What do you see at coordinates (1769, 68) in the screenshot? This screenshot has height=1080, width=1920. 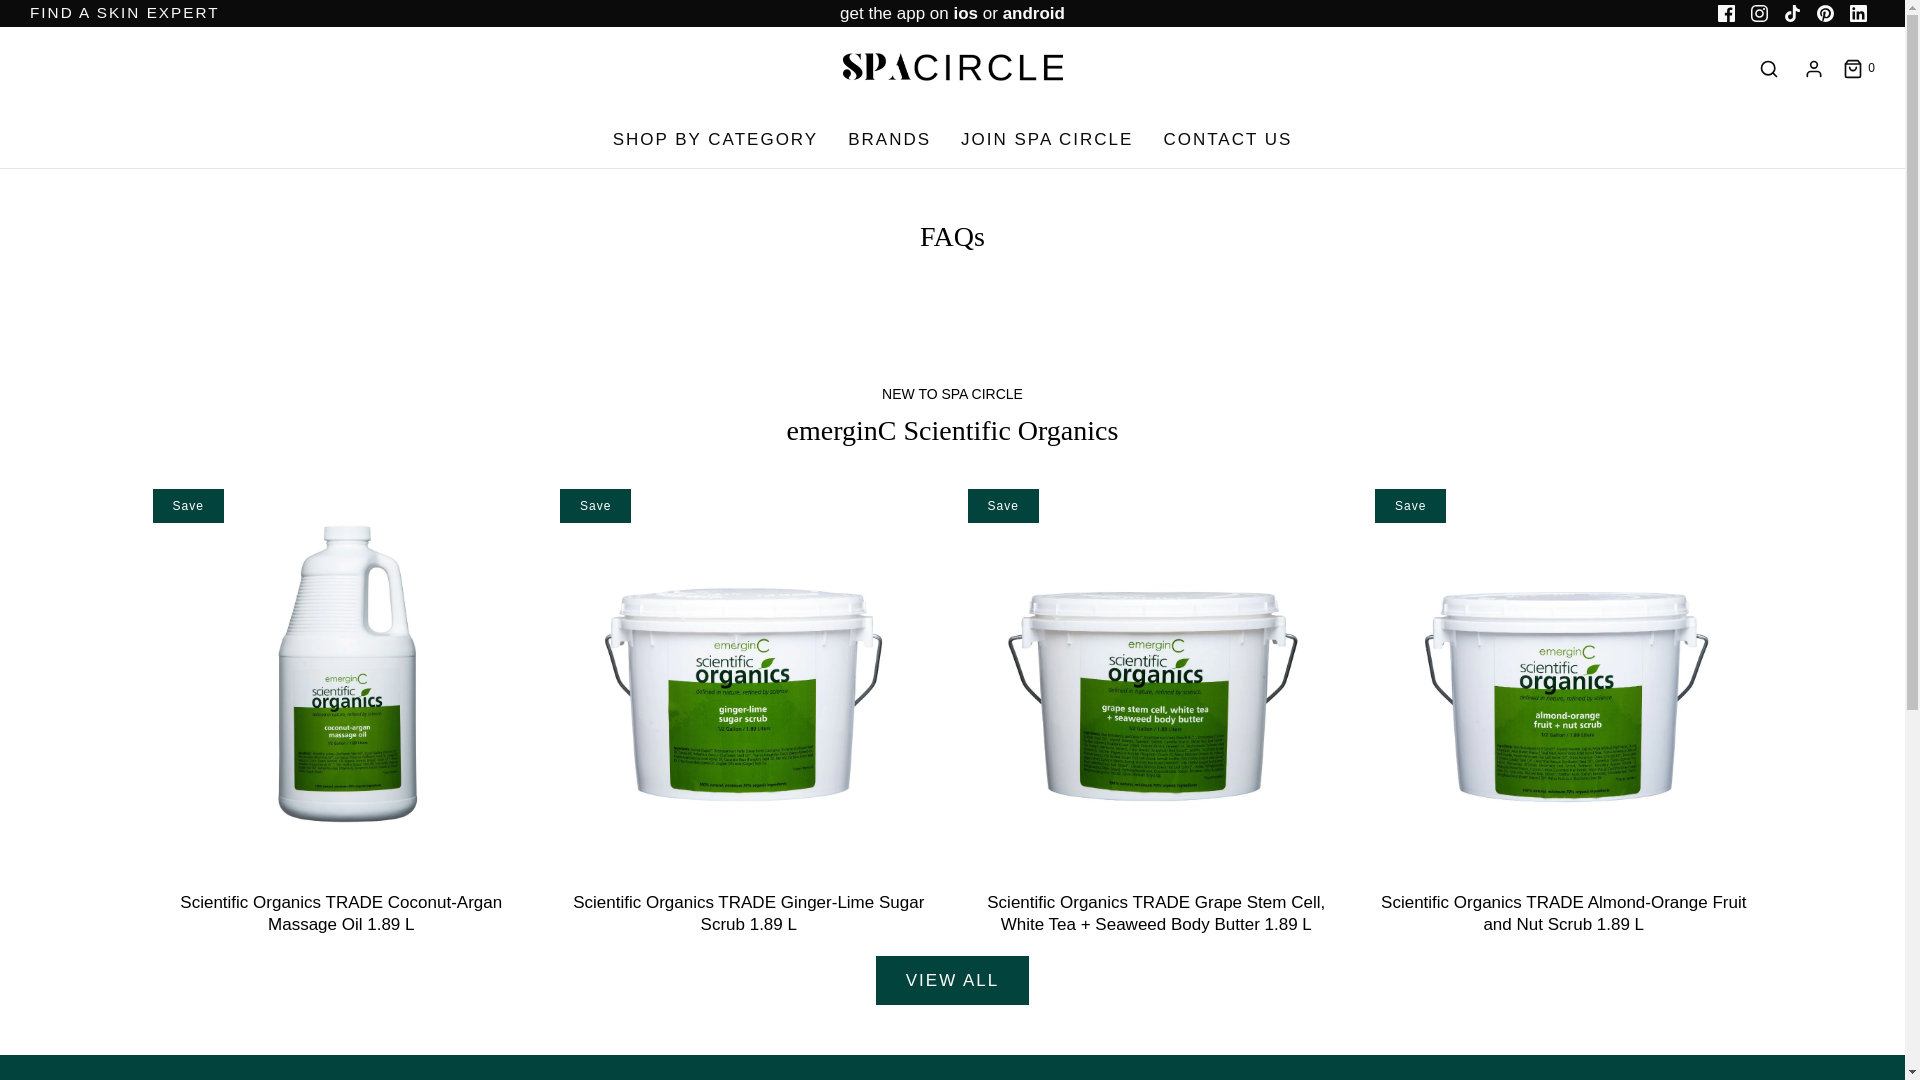 I see `'Search'` at bounding box center [1769, 68].